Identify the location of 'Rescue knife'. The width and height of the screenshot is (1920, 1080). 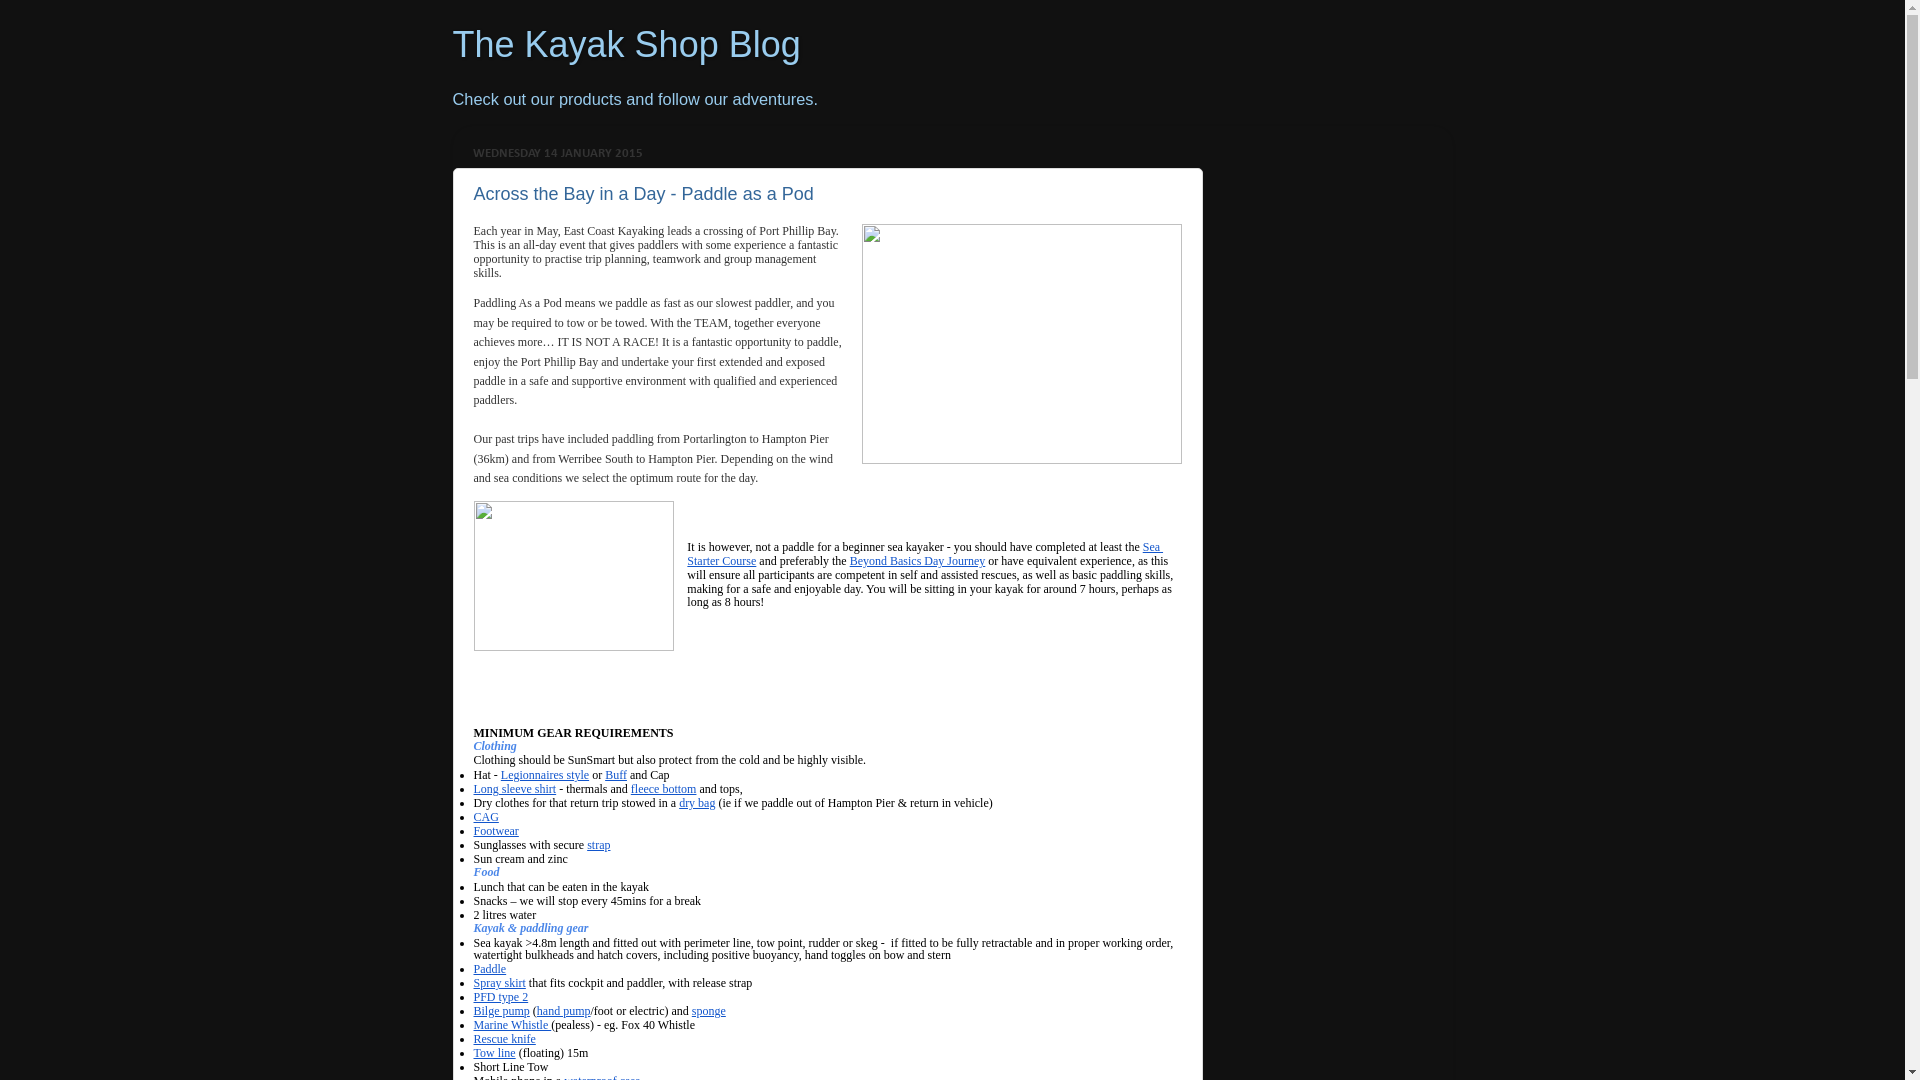
(504, 1037).